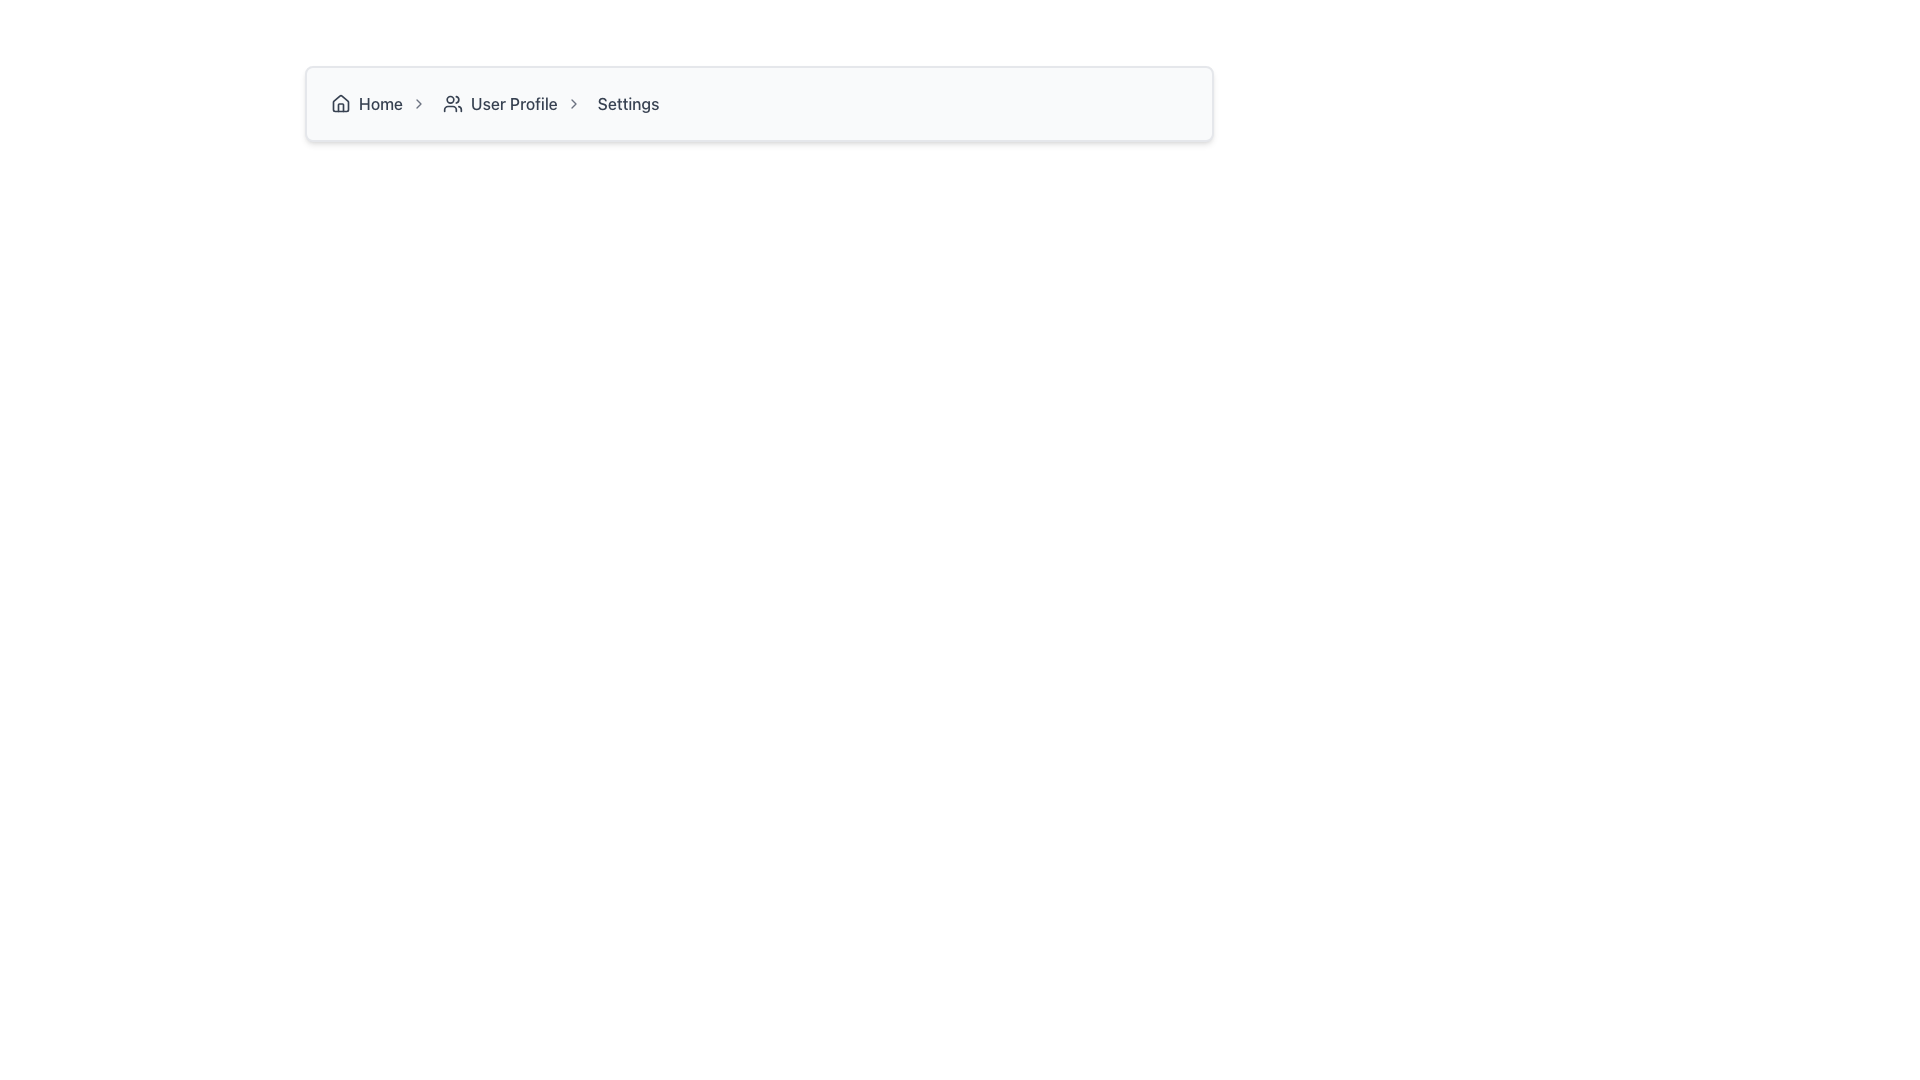 This screenshot has width=1920, height=1080. Describe the element at coordinates (366, 104) in the screenshot. I see `the clickable navigation link which consists of a house-shaped icon followed by the text 'Home'` at that location.